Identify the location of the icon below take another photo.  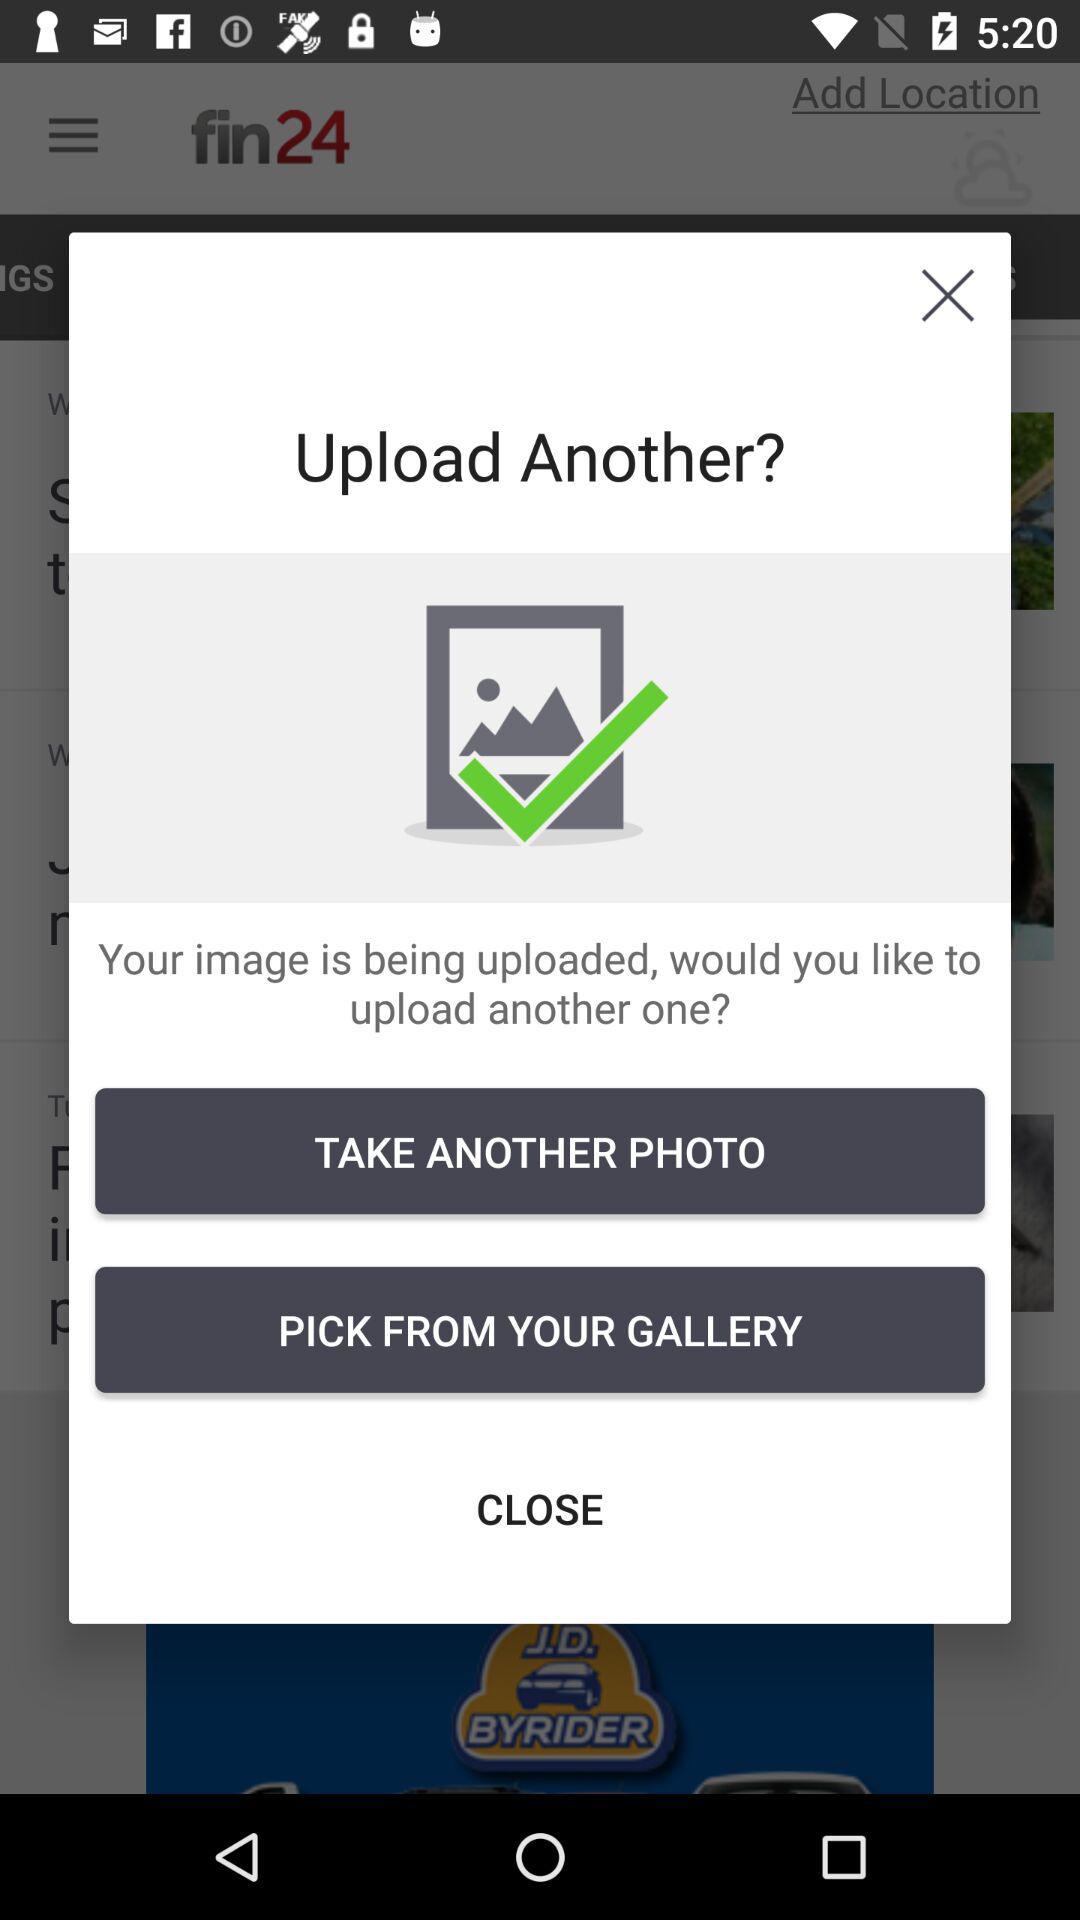
(540, 1329).